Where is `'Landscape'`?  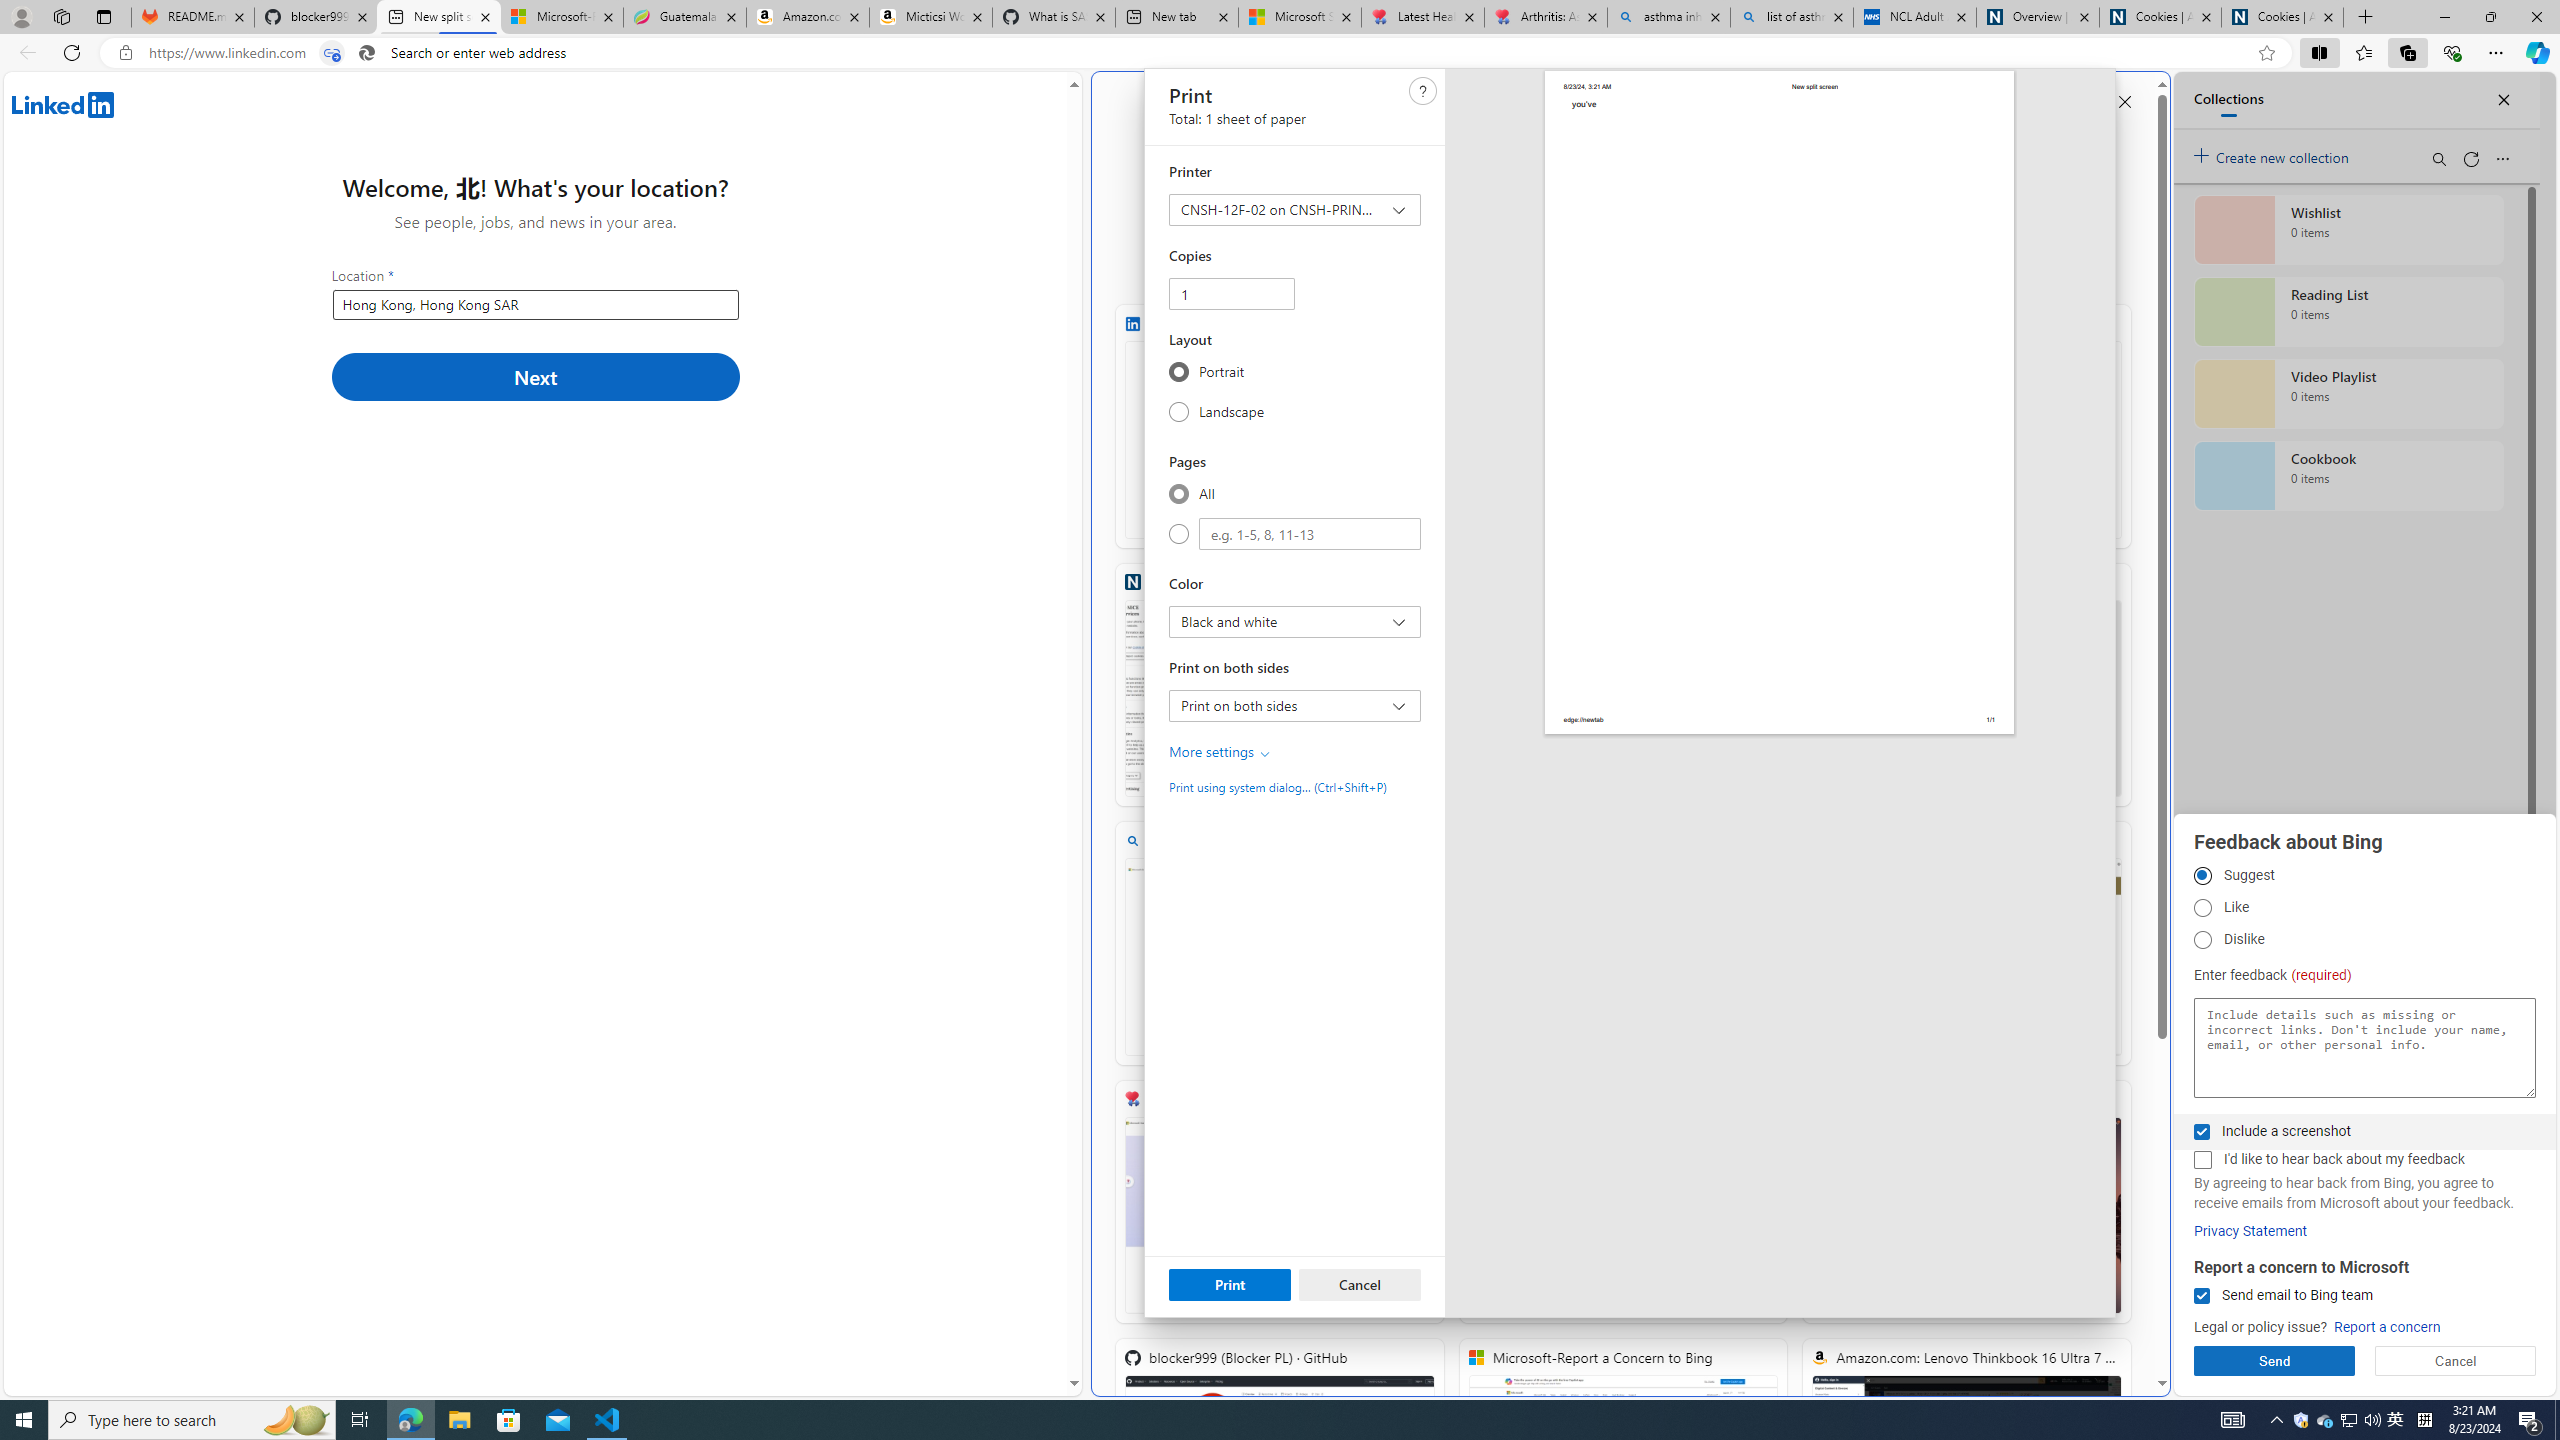 'Landscape' is located at coordinates (1178, 410).